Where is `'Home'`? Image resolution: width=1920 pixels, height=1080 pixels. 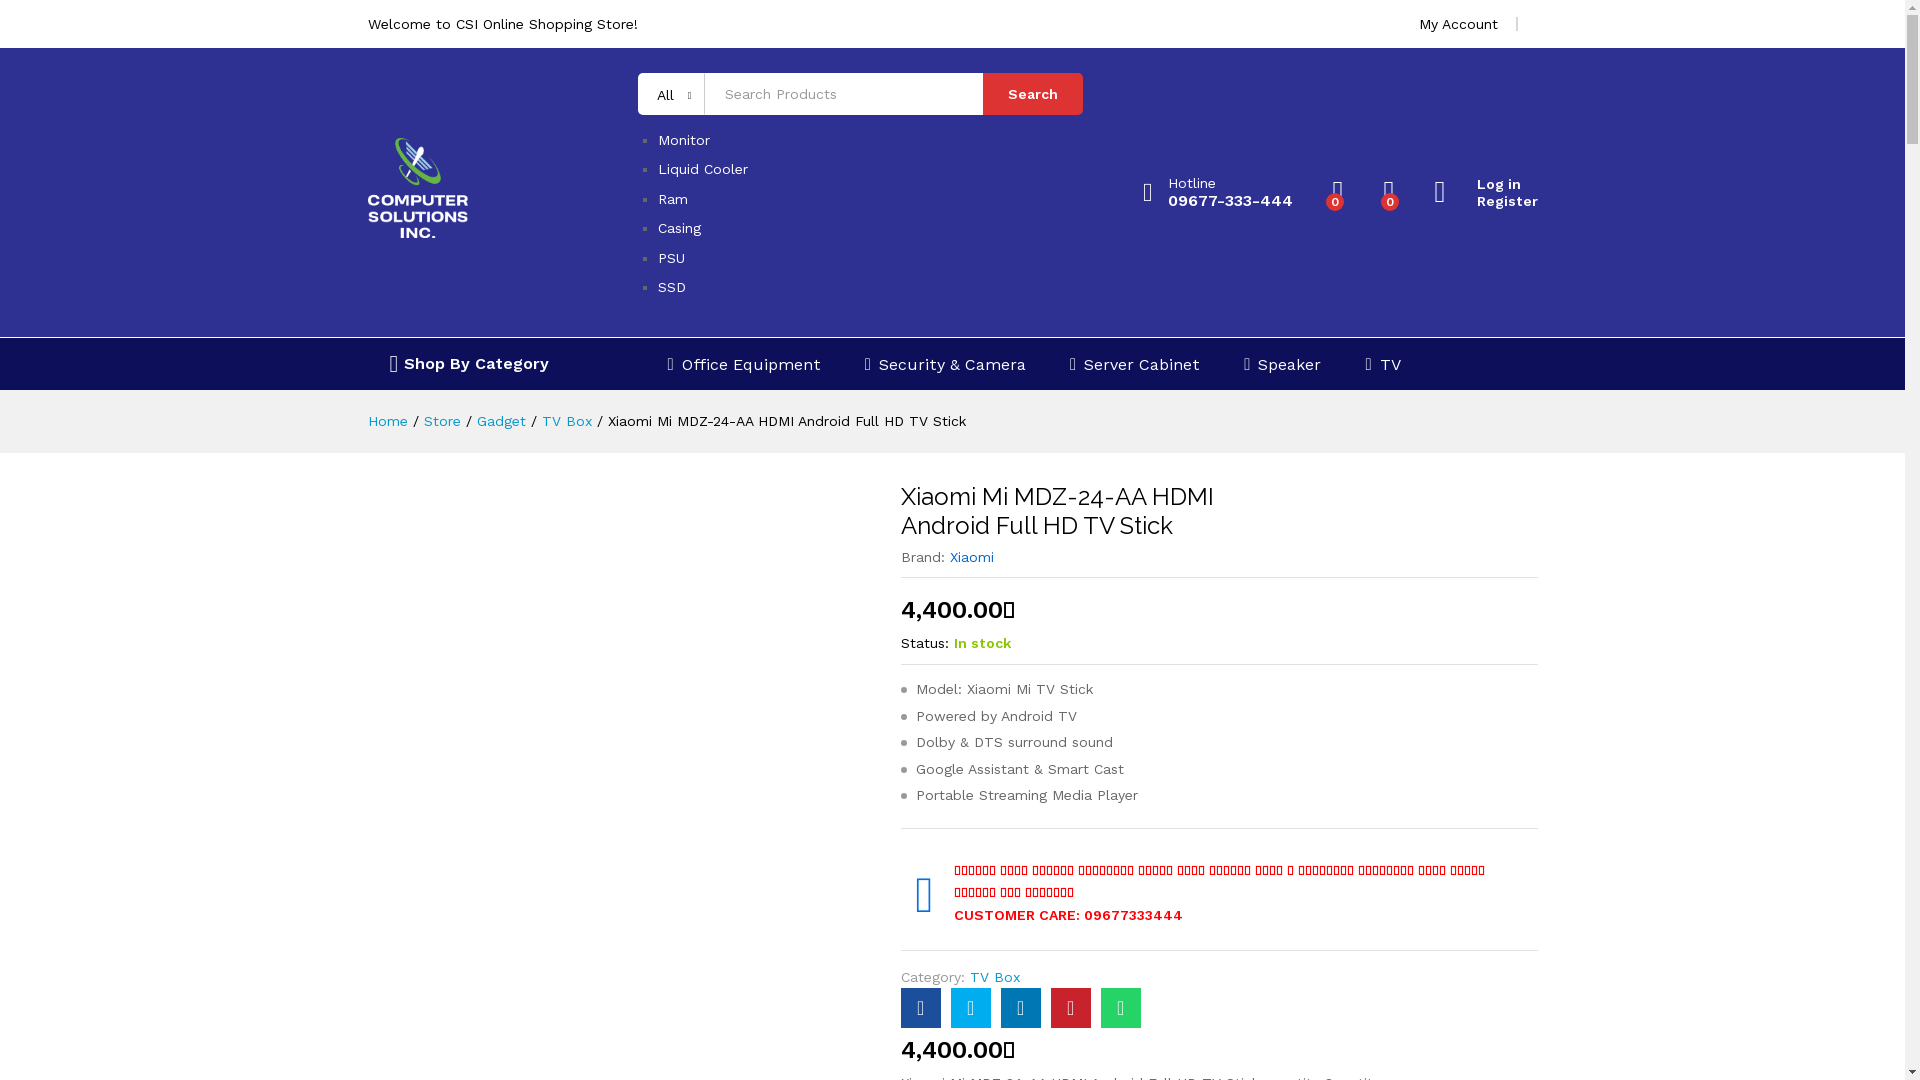
'Home' is located at coordinates (368, 419).